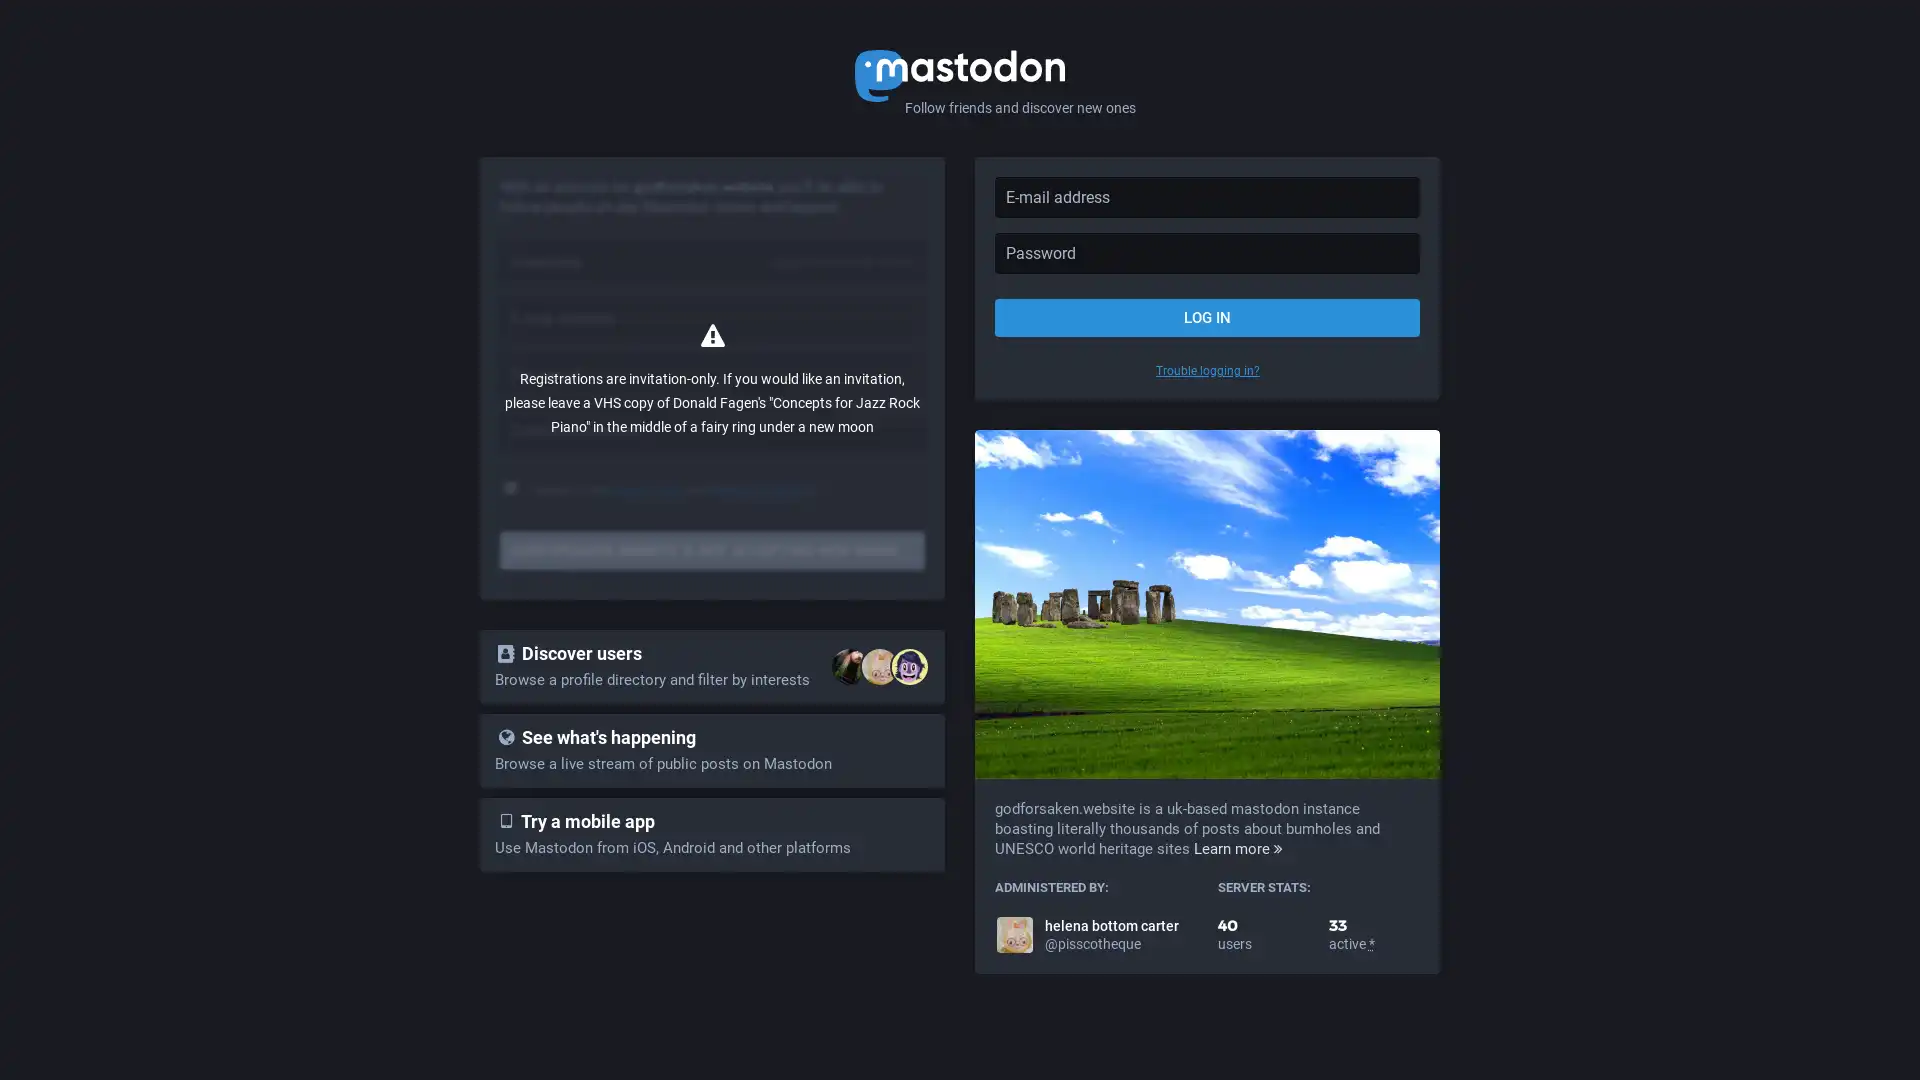 The height and width of the screenshot is (1080, 1920). I want to click on GODFORSAKEN.WEBSITE IS NOT ACCEPTING NEW MEMBERS, so click(712, 551).